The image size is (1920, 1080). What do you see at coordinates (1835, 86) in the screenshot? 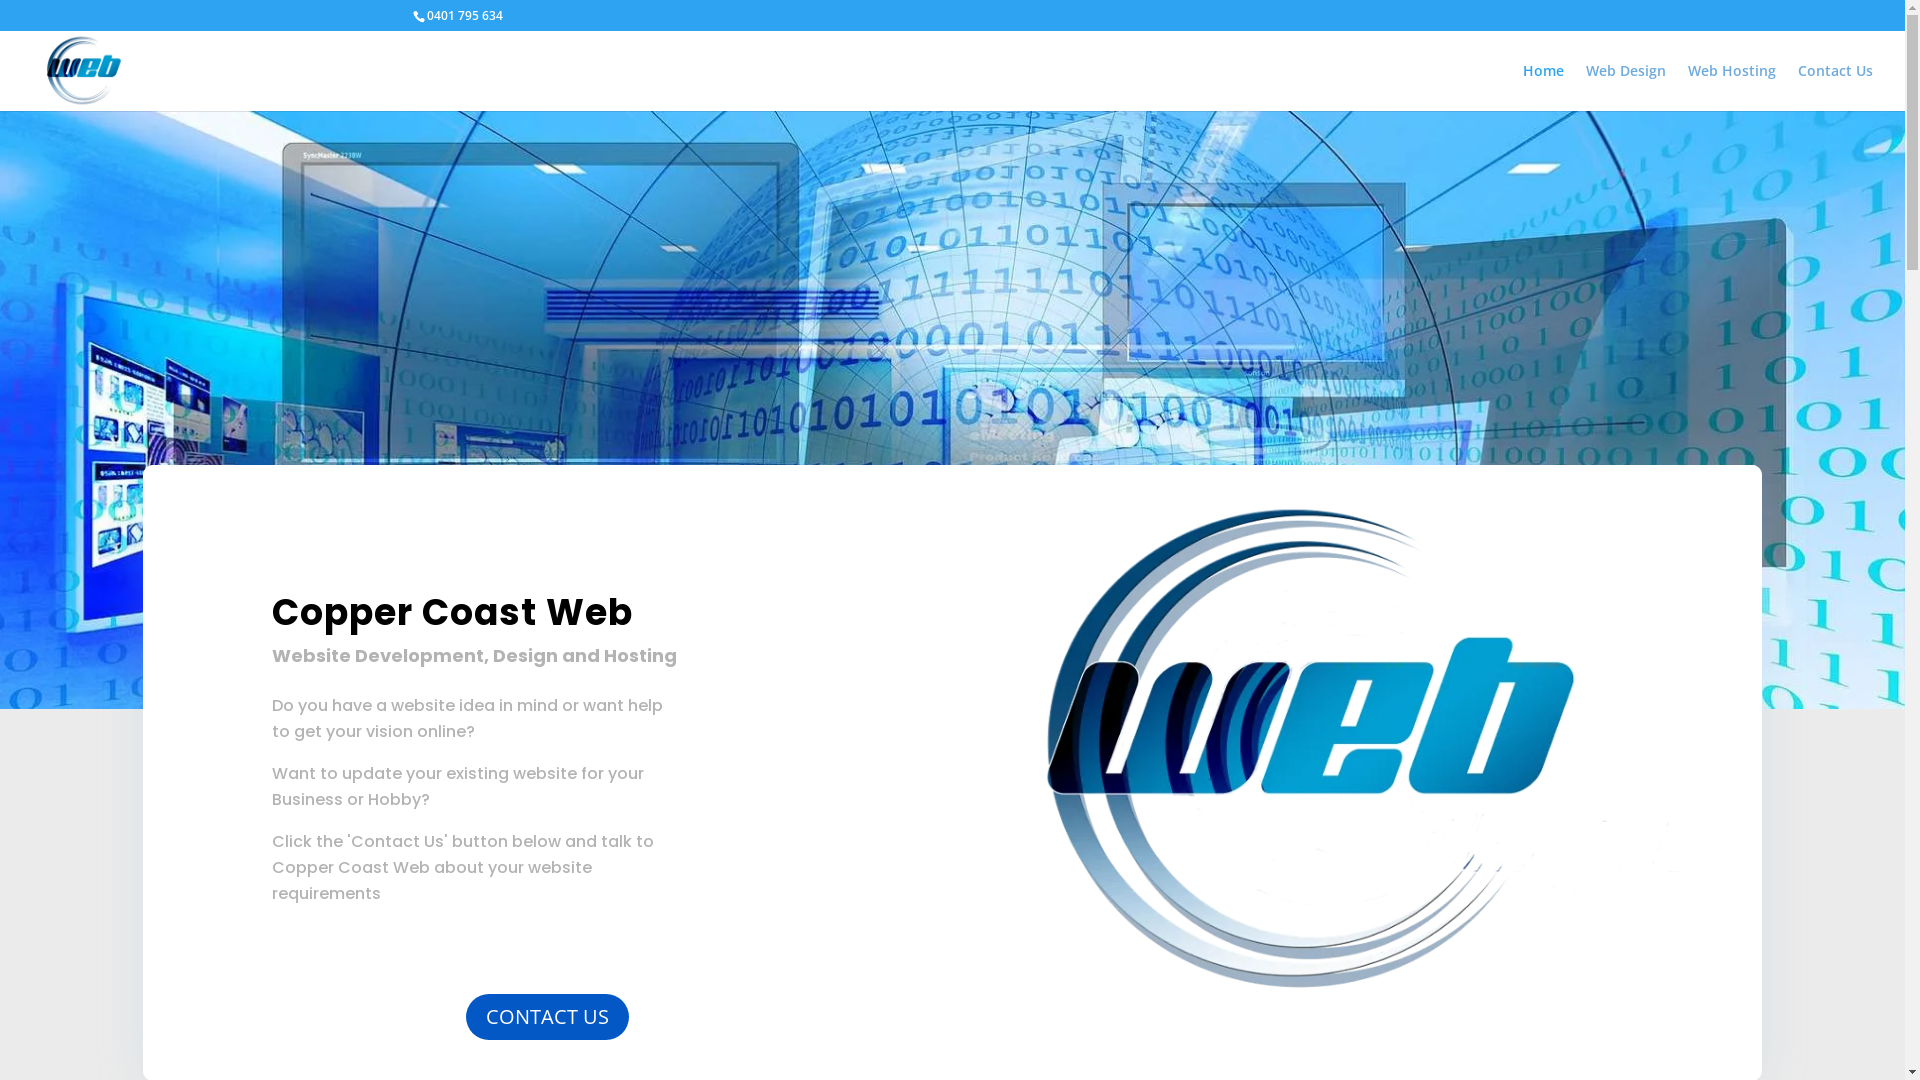
I see `'Contact Us'` at bounding box center [1835, 86].